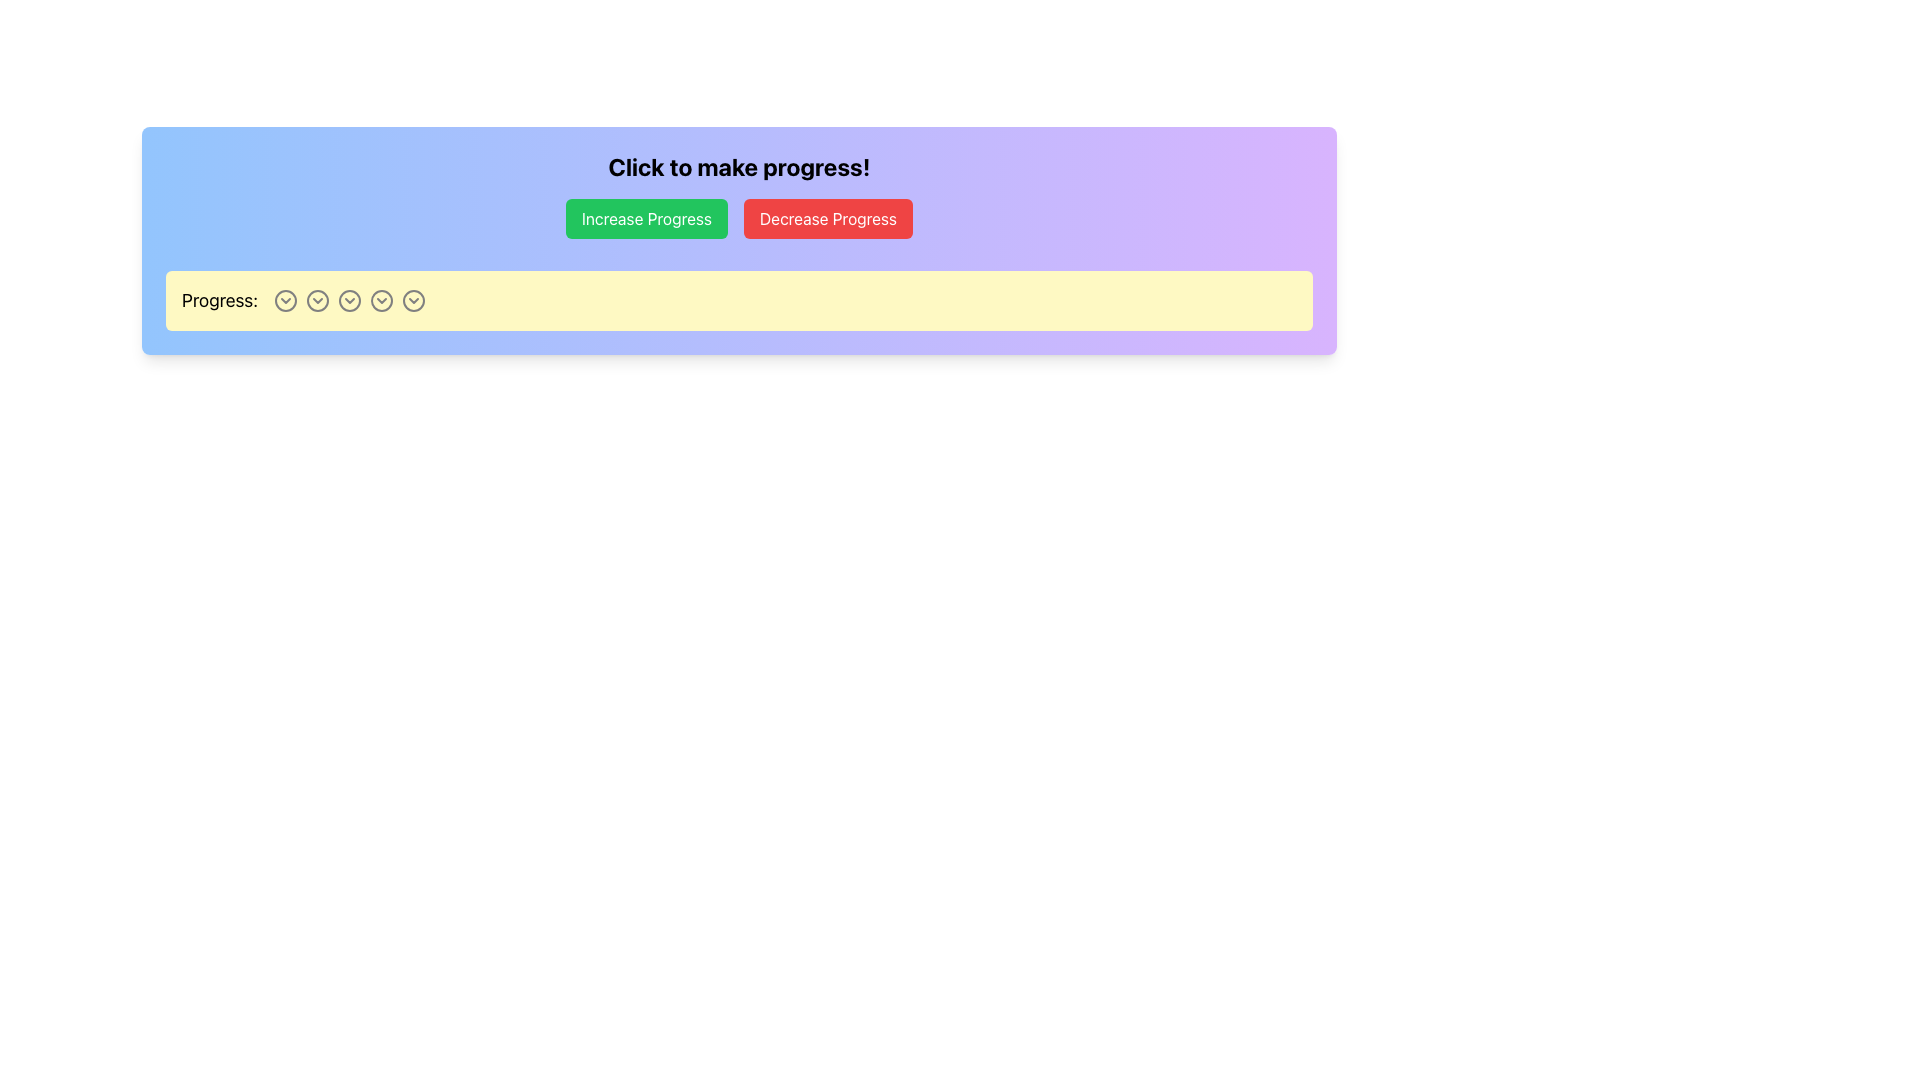 The height and width of the screenshot is (1080, 1920). I want to click on the text label displaying 'Progress:' which is styled in a larger bold font and located to the left of a series of circular icons, so click(220, 300).